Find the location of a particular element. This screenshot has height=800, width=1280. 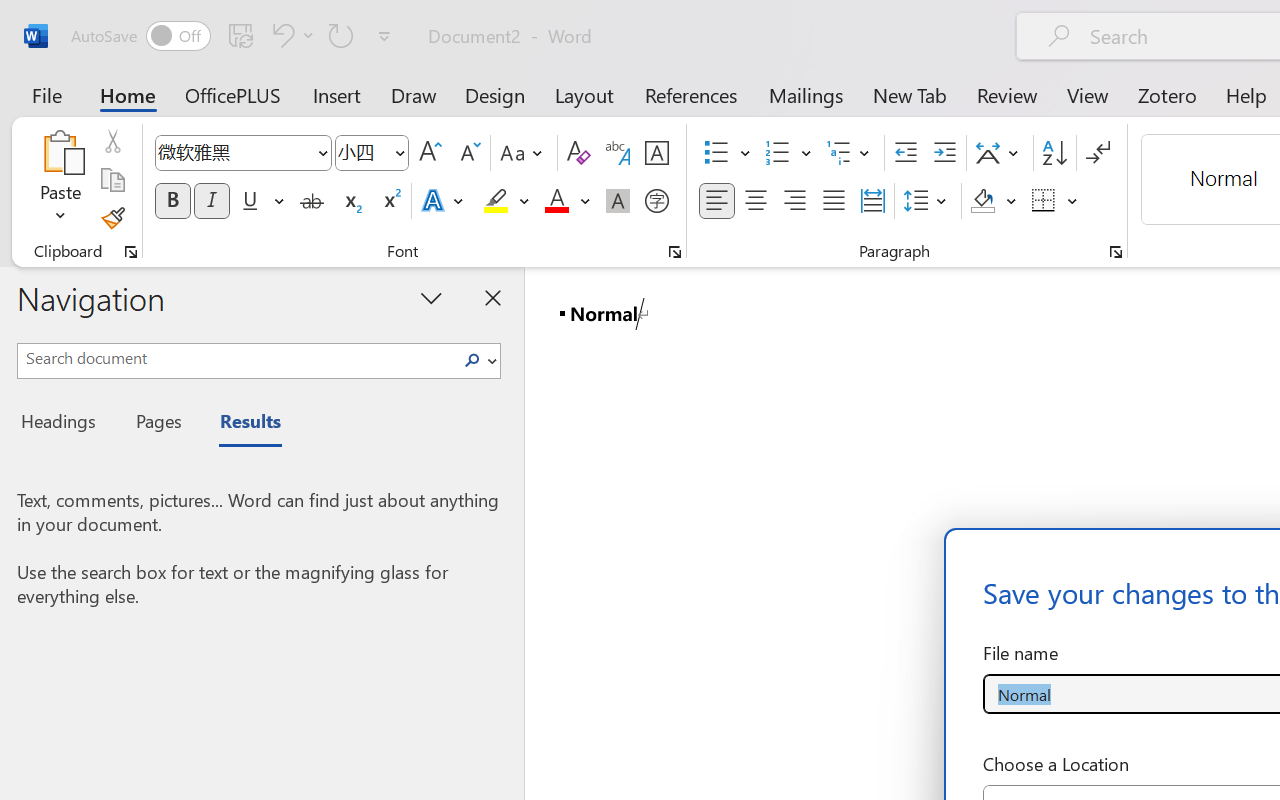

'Show/Hide Editing Marks' is located at coordinates (1097, 153).